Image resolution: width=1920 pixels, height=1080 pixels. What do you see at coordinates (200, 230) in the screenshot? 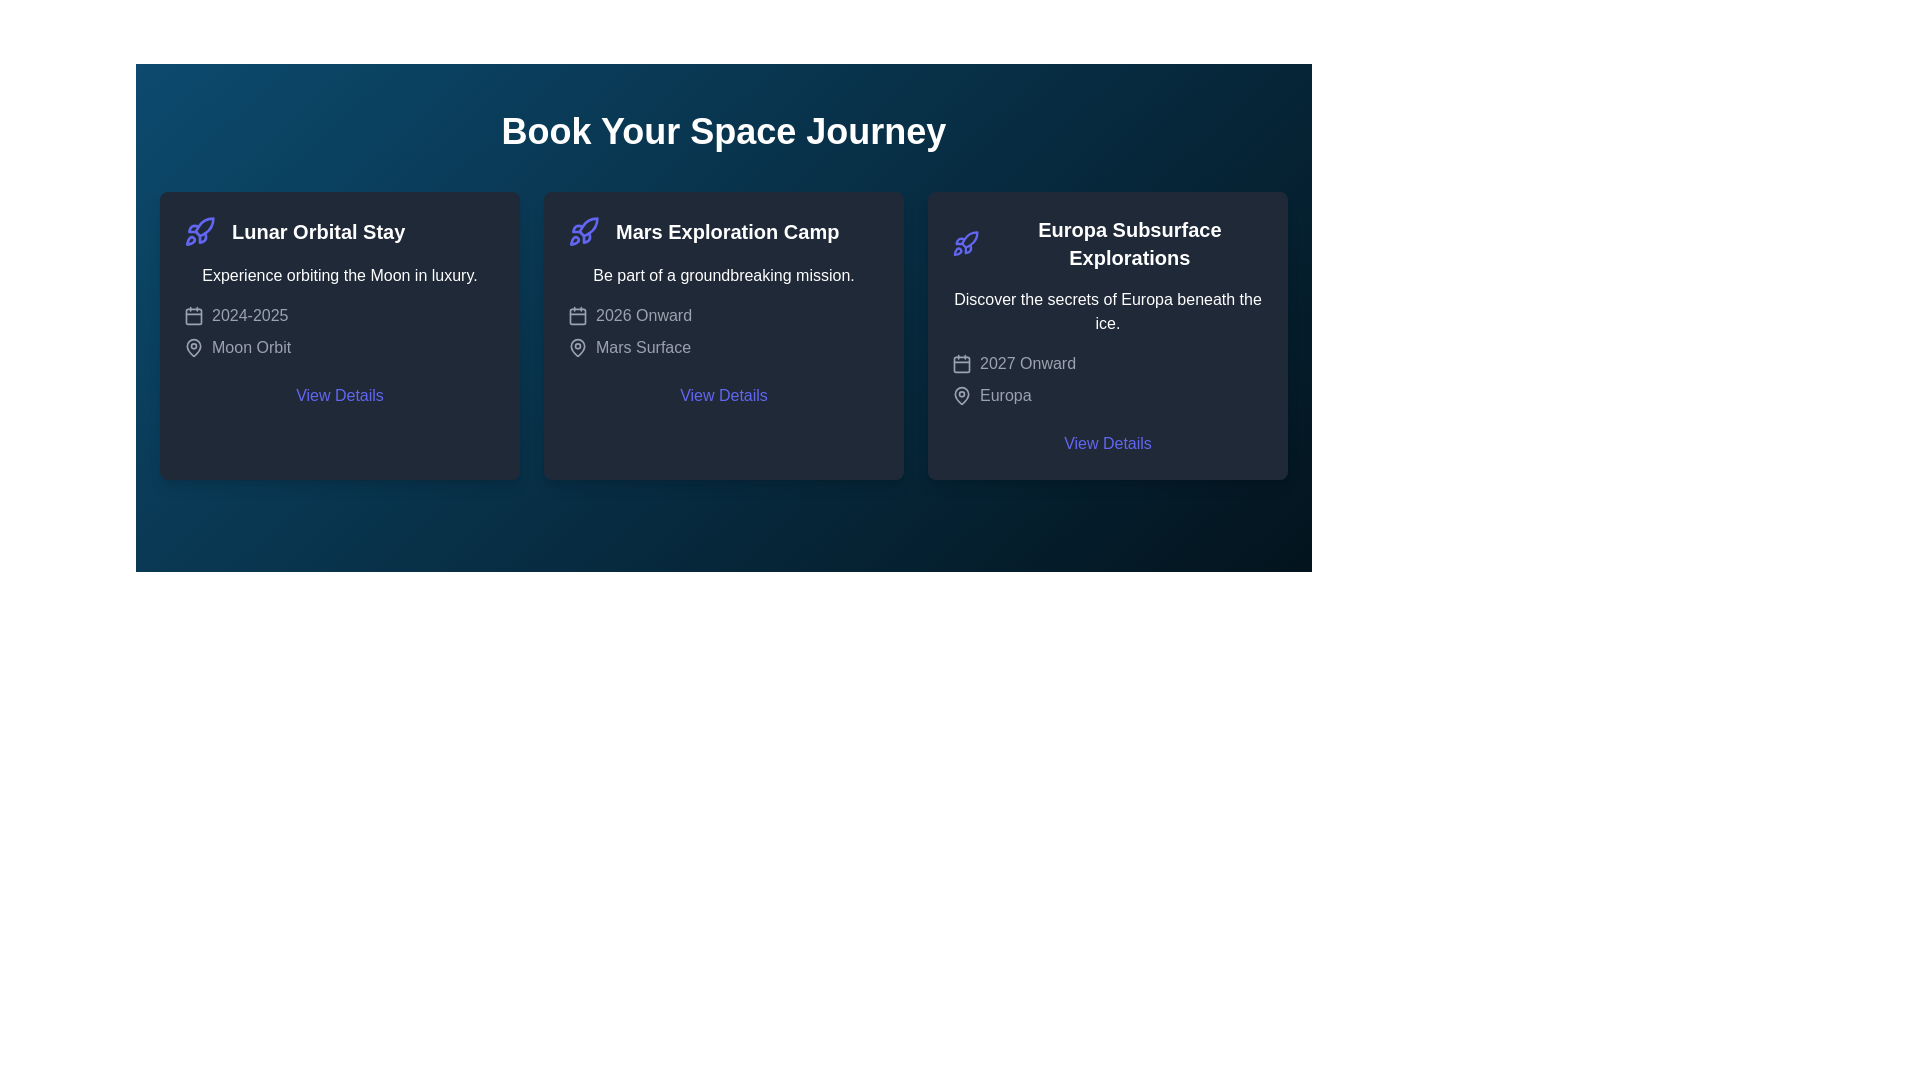
I see `the indigo rocket icon positioned to the left of the 'Lunar Orbital Stay' title text as a visual indicator` at bounding box center [200, 230].